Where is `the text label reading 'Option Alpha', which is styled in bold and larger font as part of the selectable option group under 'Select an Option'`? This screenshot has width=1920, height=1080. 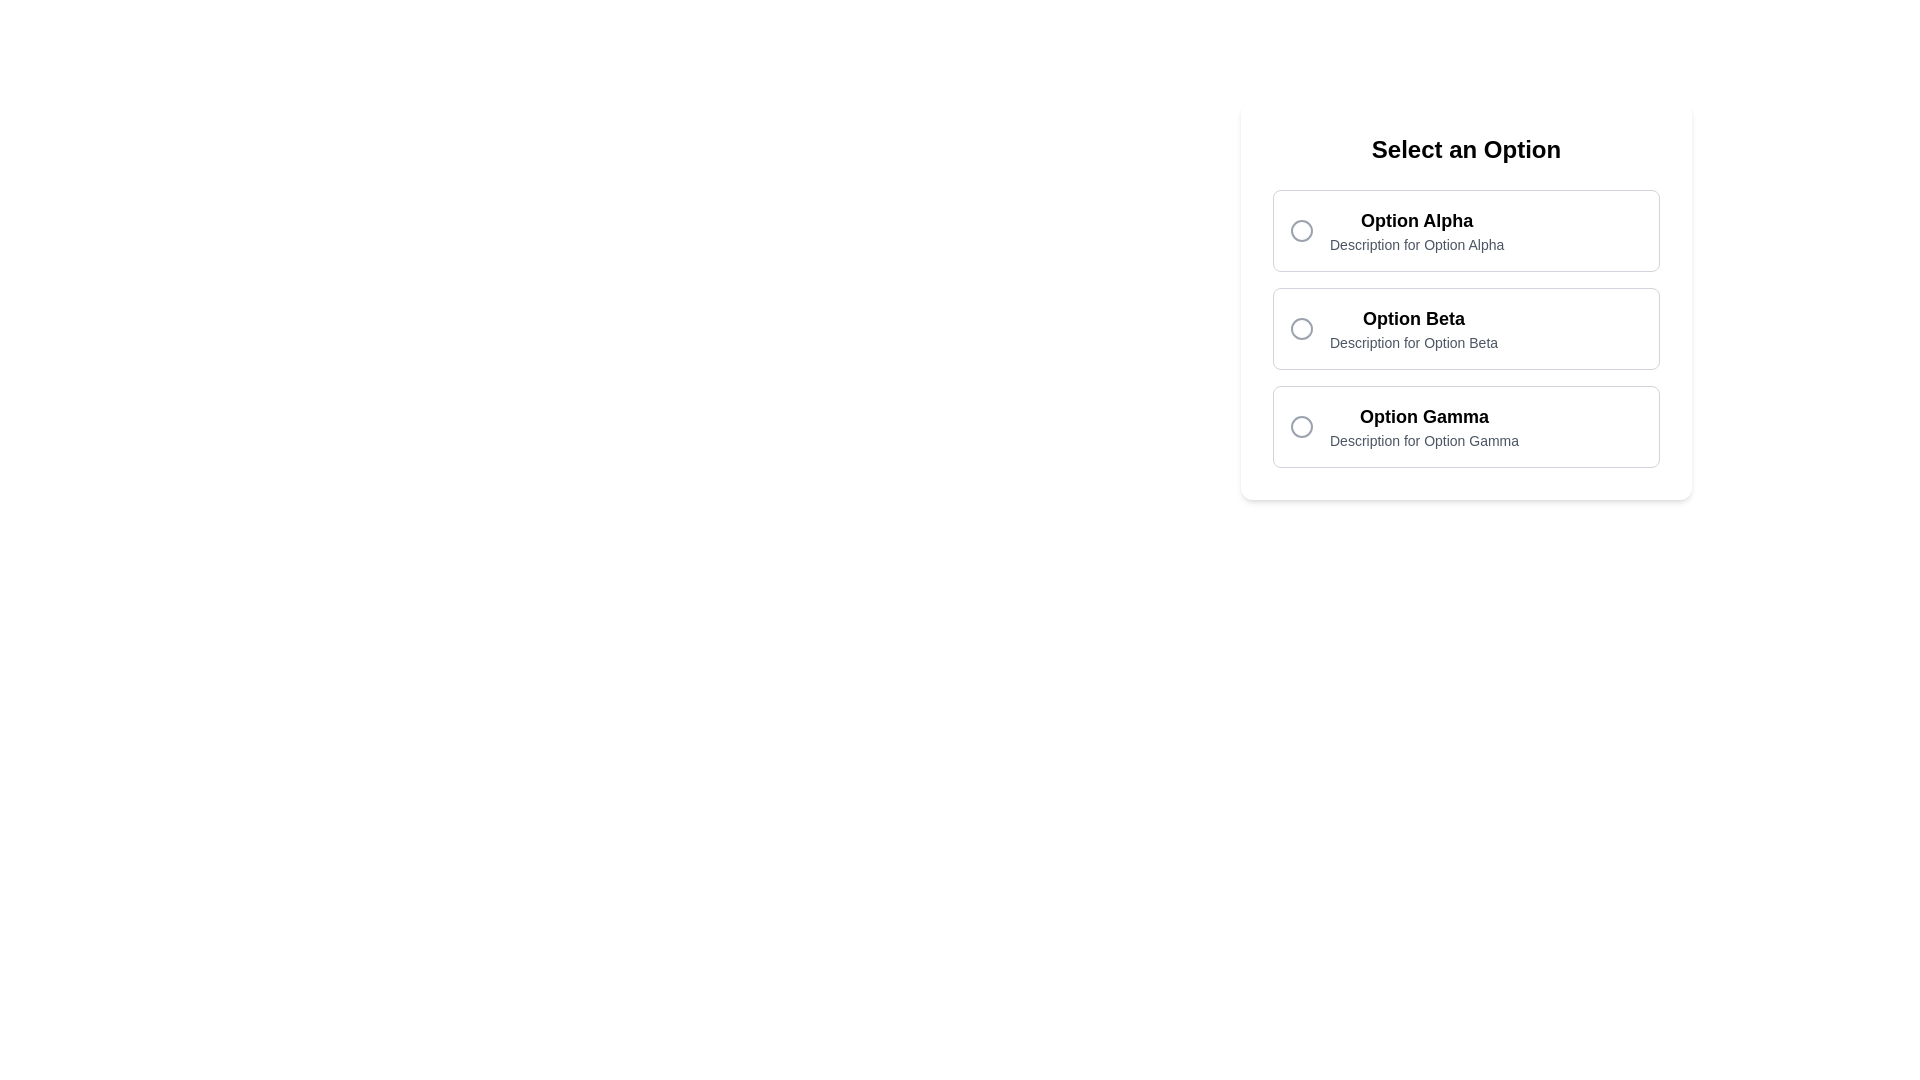 the text label reading 'Option Alpha', which is styled in bold and larger font as part of the selectable option group under 'Select an Option' is located at coordinates (1416, 220).